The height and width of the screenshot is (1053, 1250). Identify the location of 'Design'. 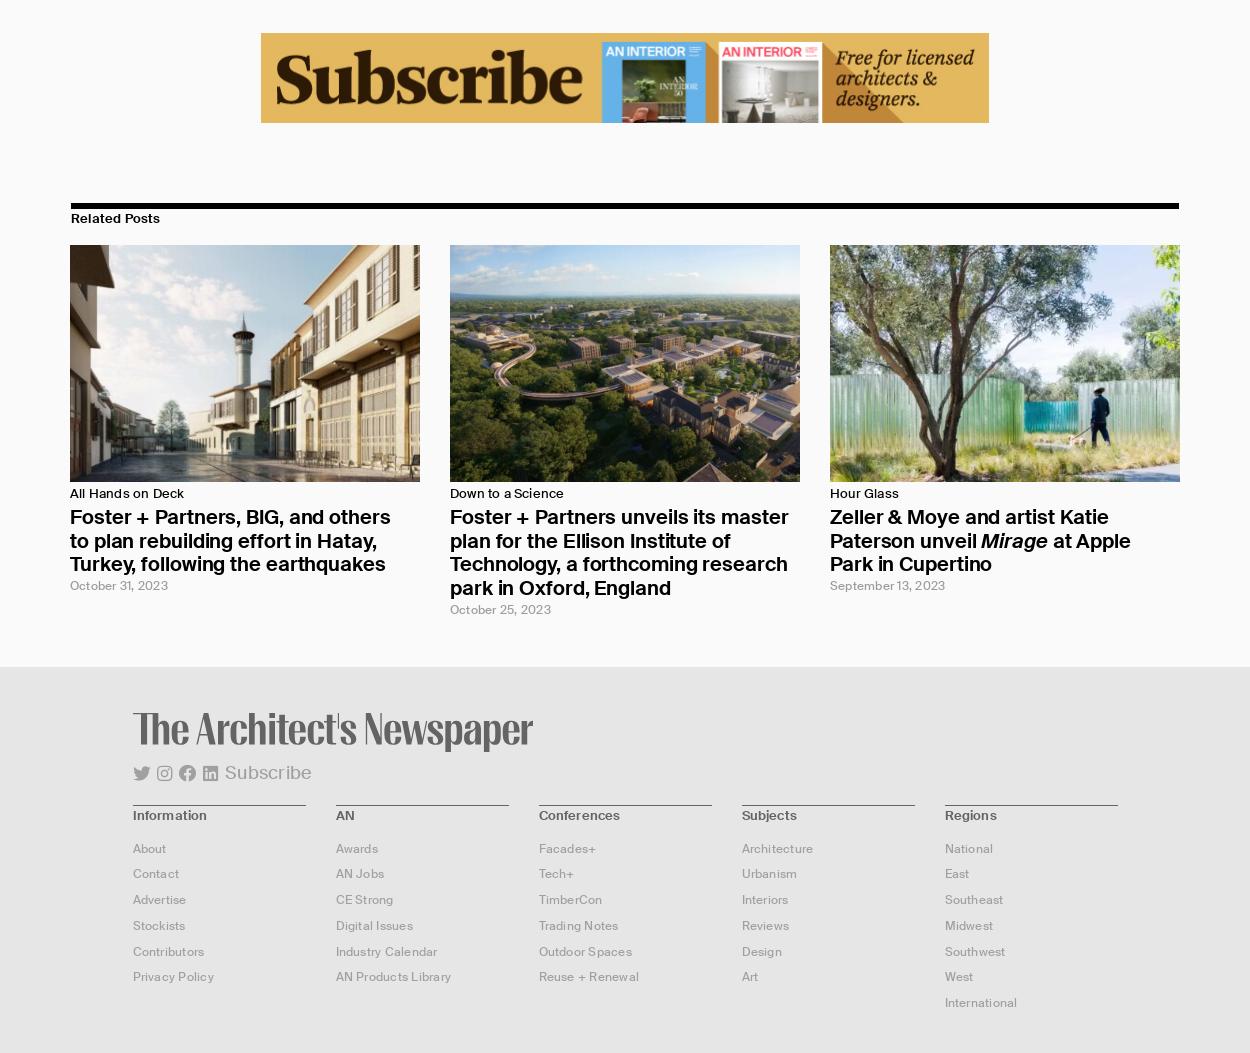
(761, 949).